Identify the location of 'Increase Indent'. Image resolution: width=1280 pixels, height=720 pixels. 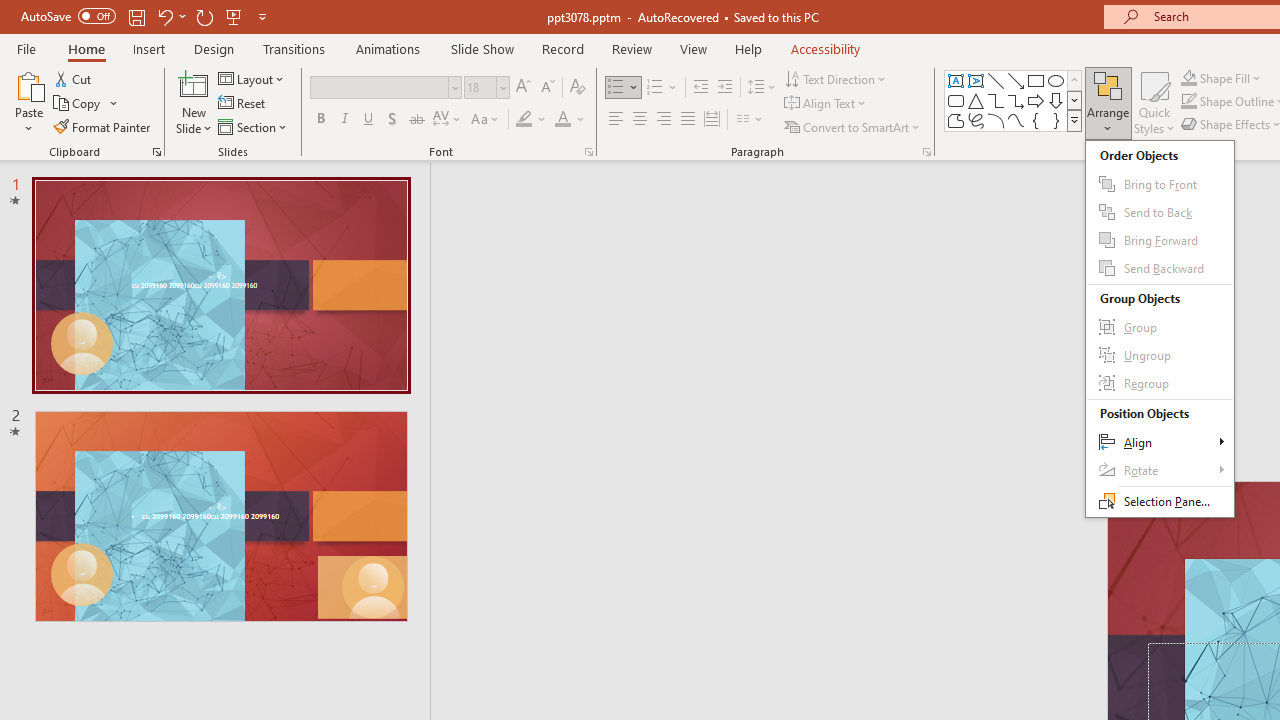
(724, 86).